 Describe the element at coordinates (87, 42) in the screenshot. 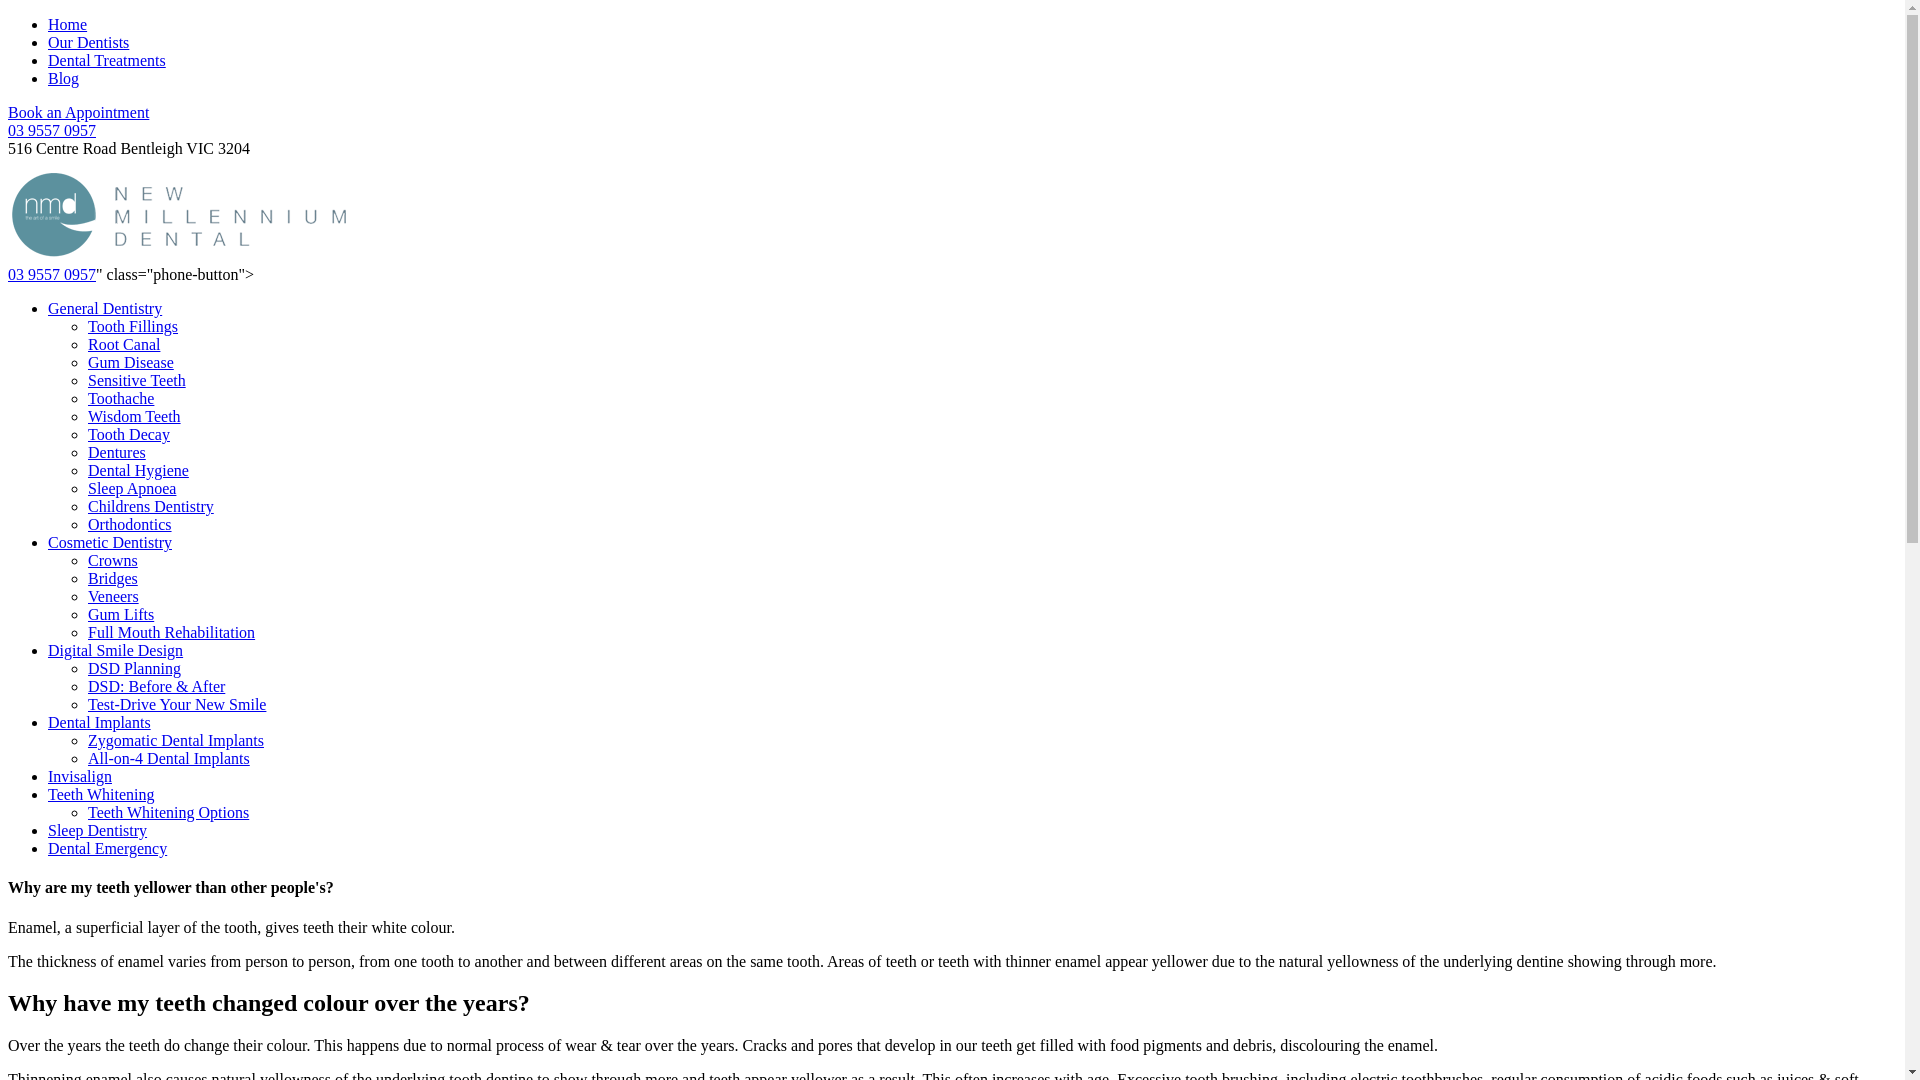

I see `'Our Dentists'` at that location.